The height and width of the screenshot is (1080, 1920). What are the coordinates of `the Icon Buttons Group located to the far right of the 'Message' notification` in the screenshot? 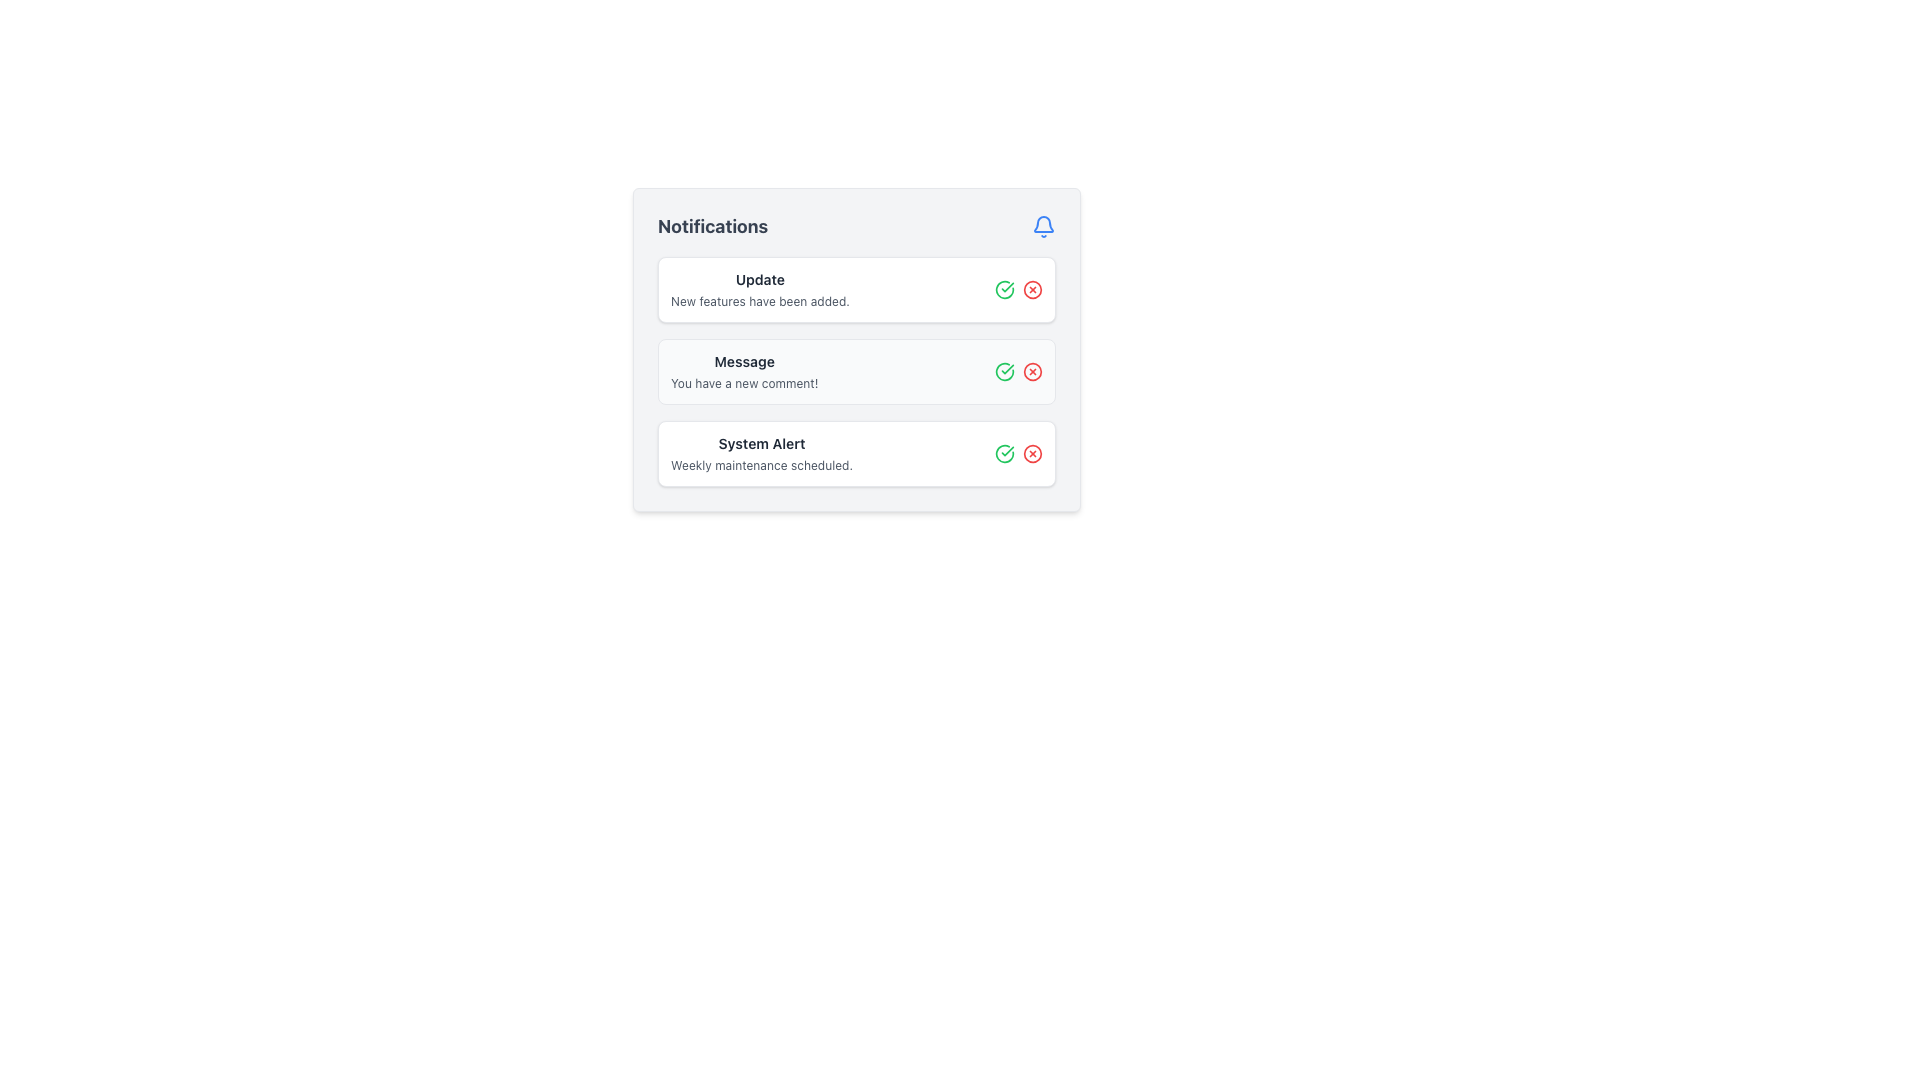 It's located at (1018, 371).